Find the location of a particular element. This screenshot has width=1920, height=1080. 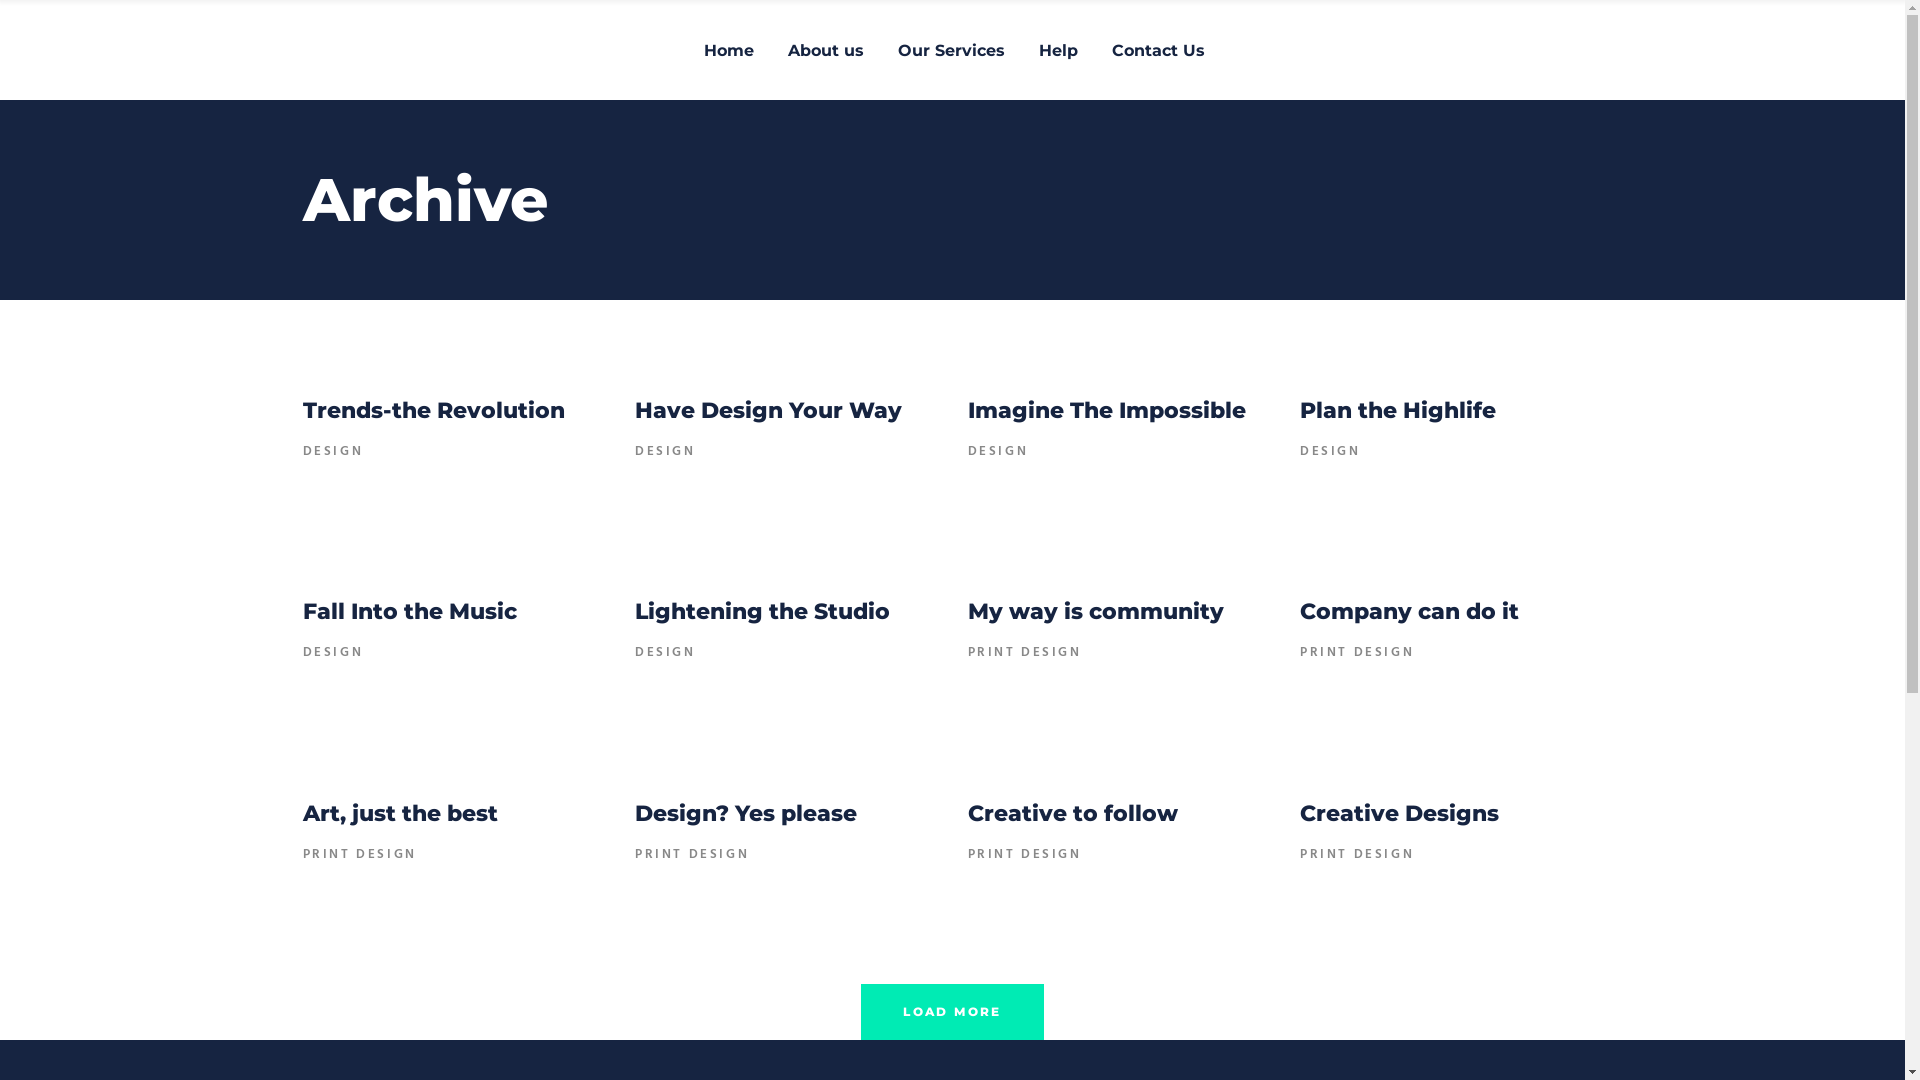

'Imagine The Impossible' is located at coordinates (1106, 409).